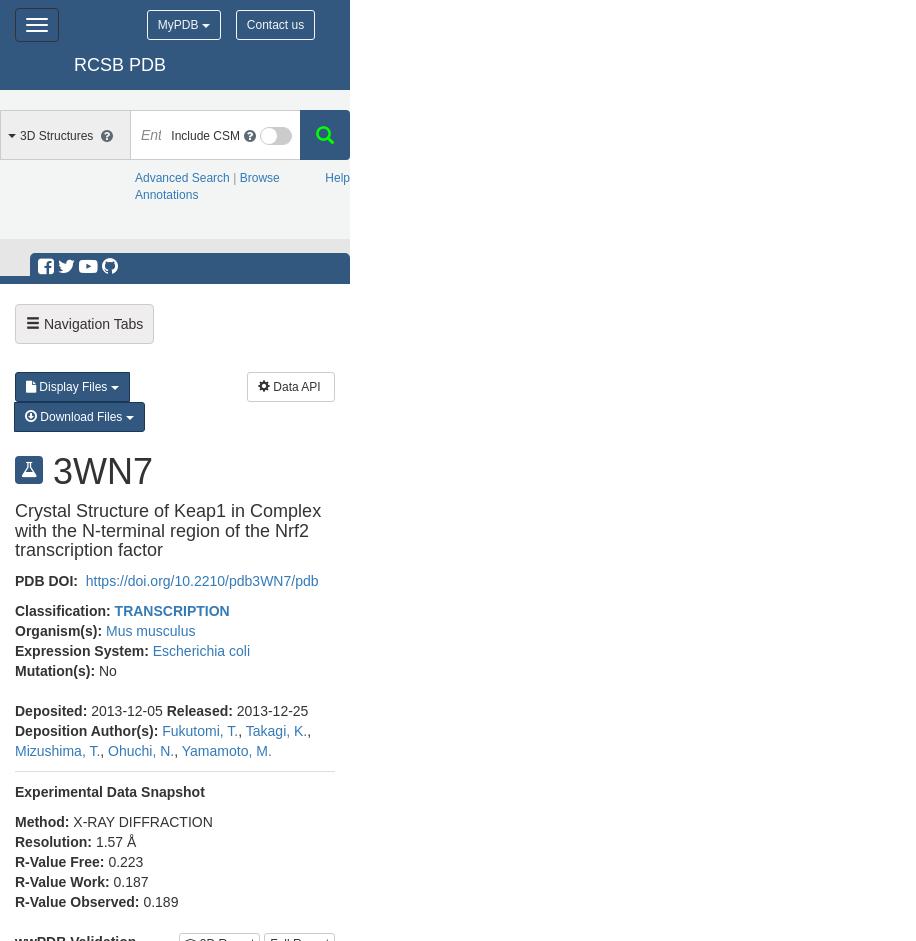  I want to click on 'PDB DOI:', so click(15, 579).